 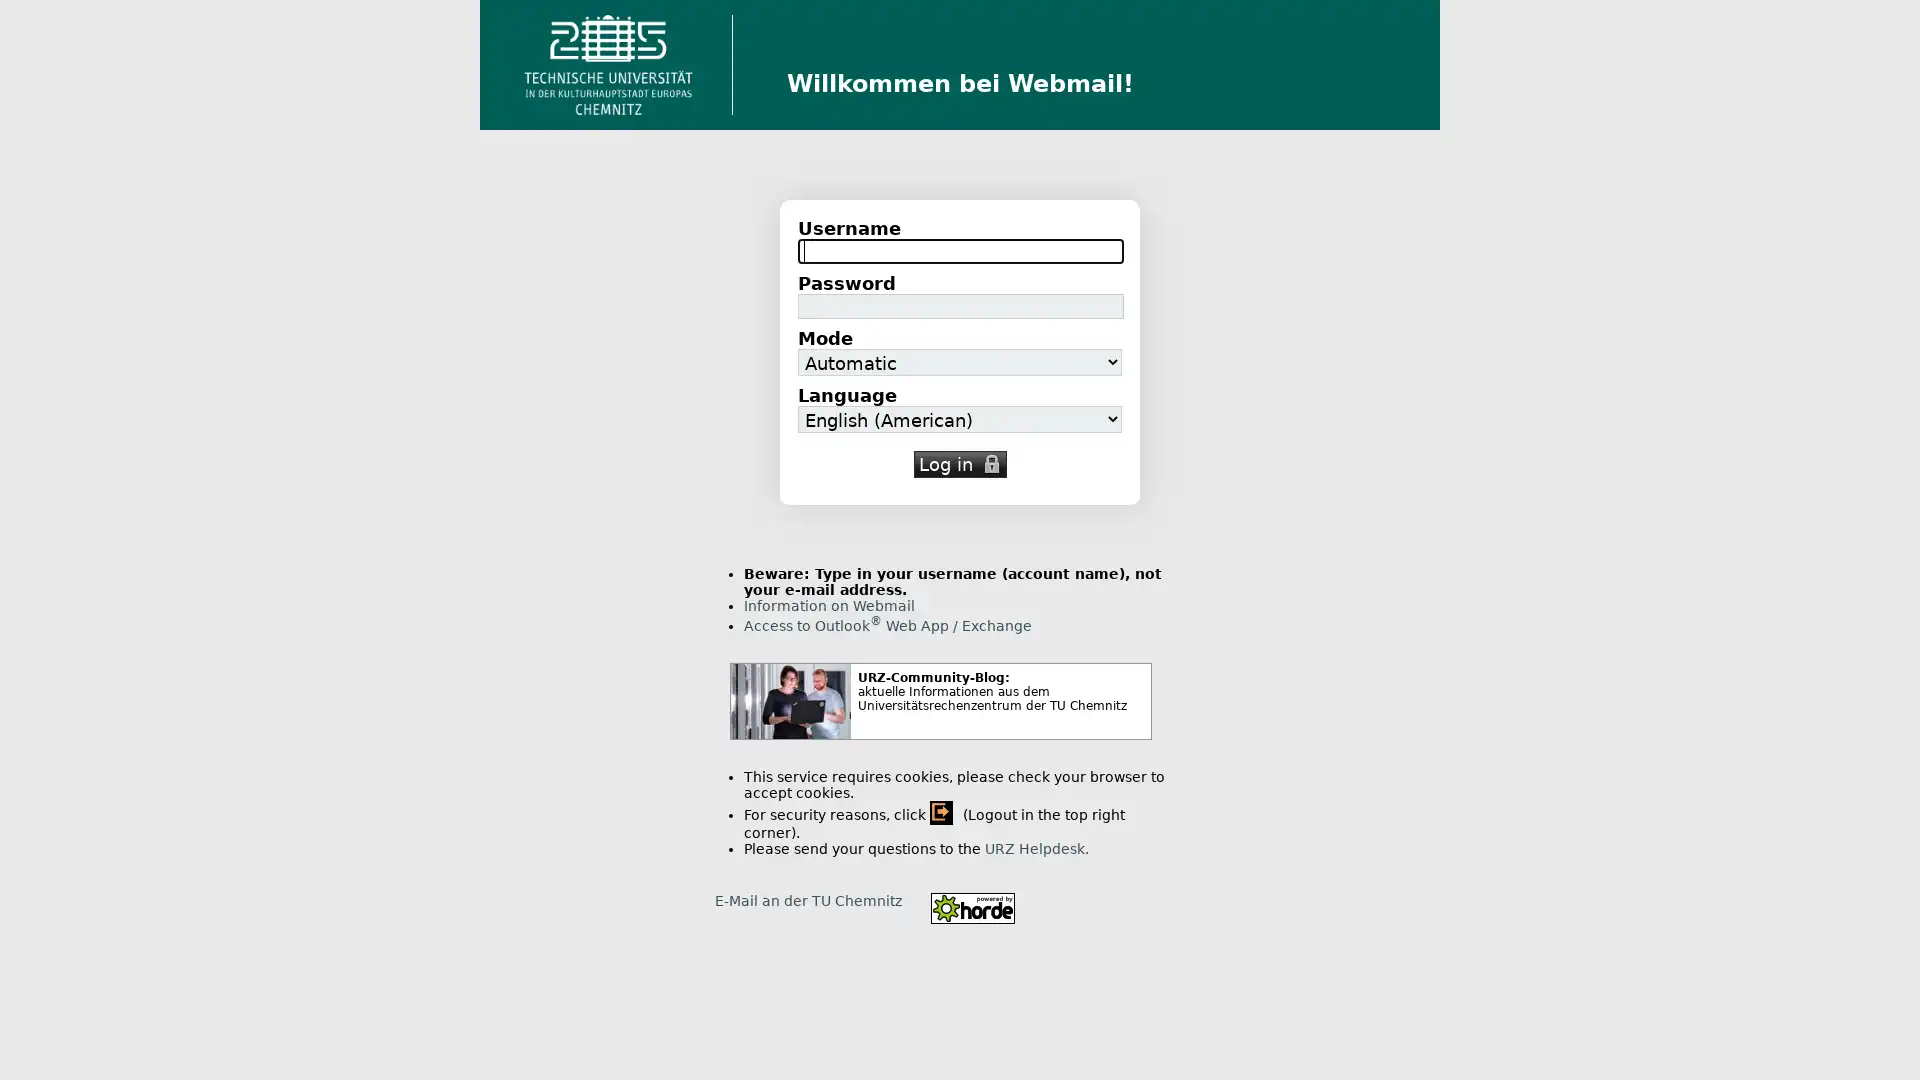 I want to click on Log in, so click(x=958, y=464).